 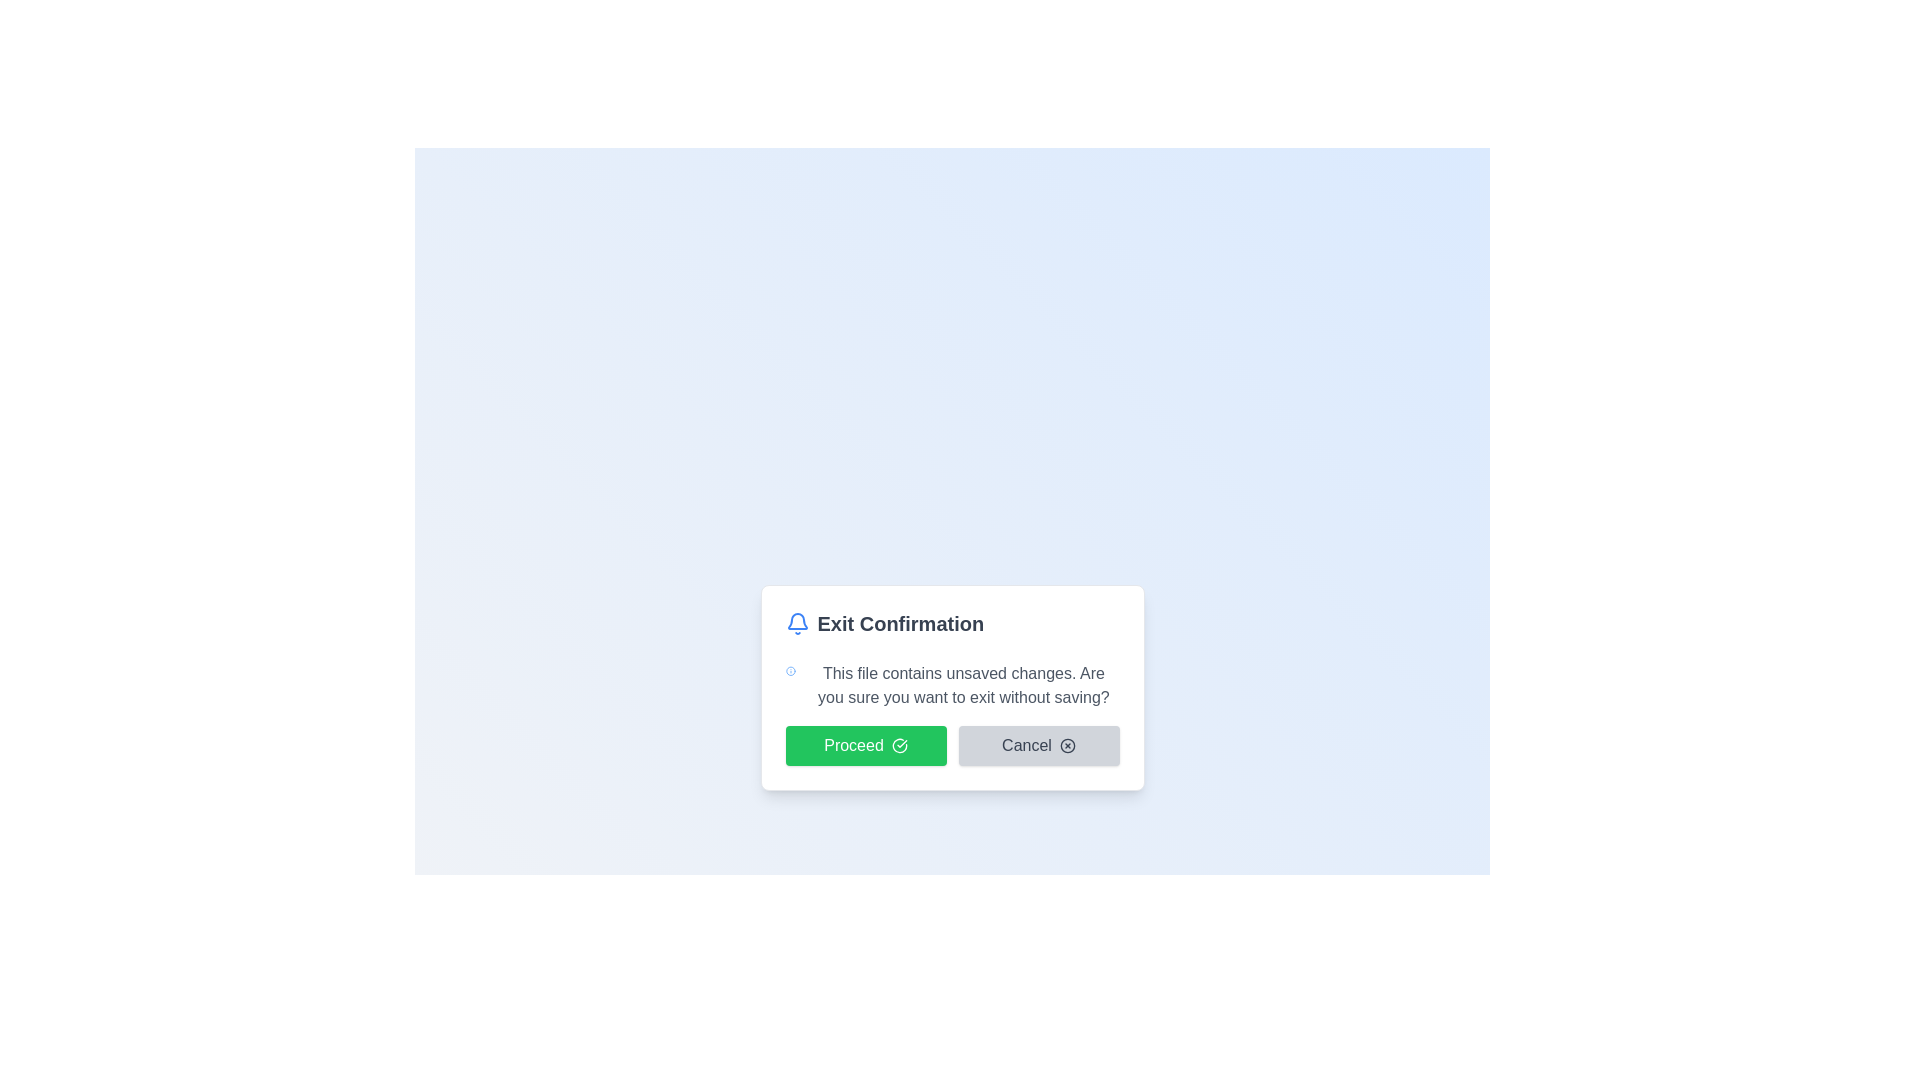 I want to click on the green circle checkmark icon within the 'Proceed' button on the modal dialog, which indicates validation or success, so click(x=898, y=745).